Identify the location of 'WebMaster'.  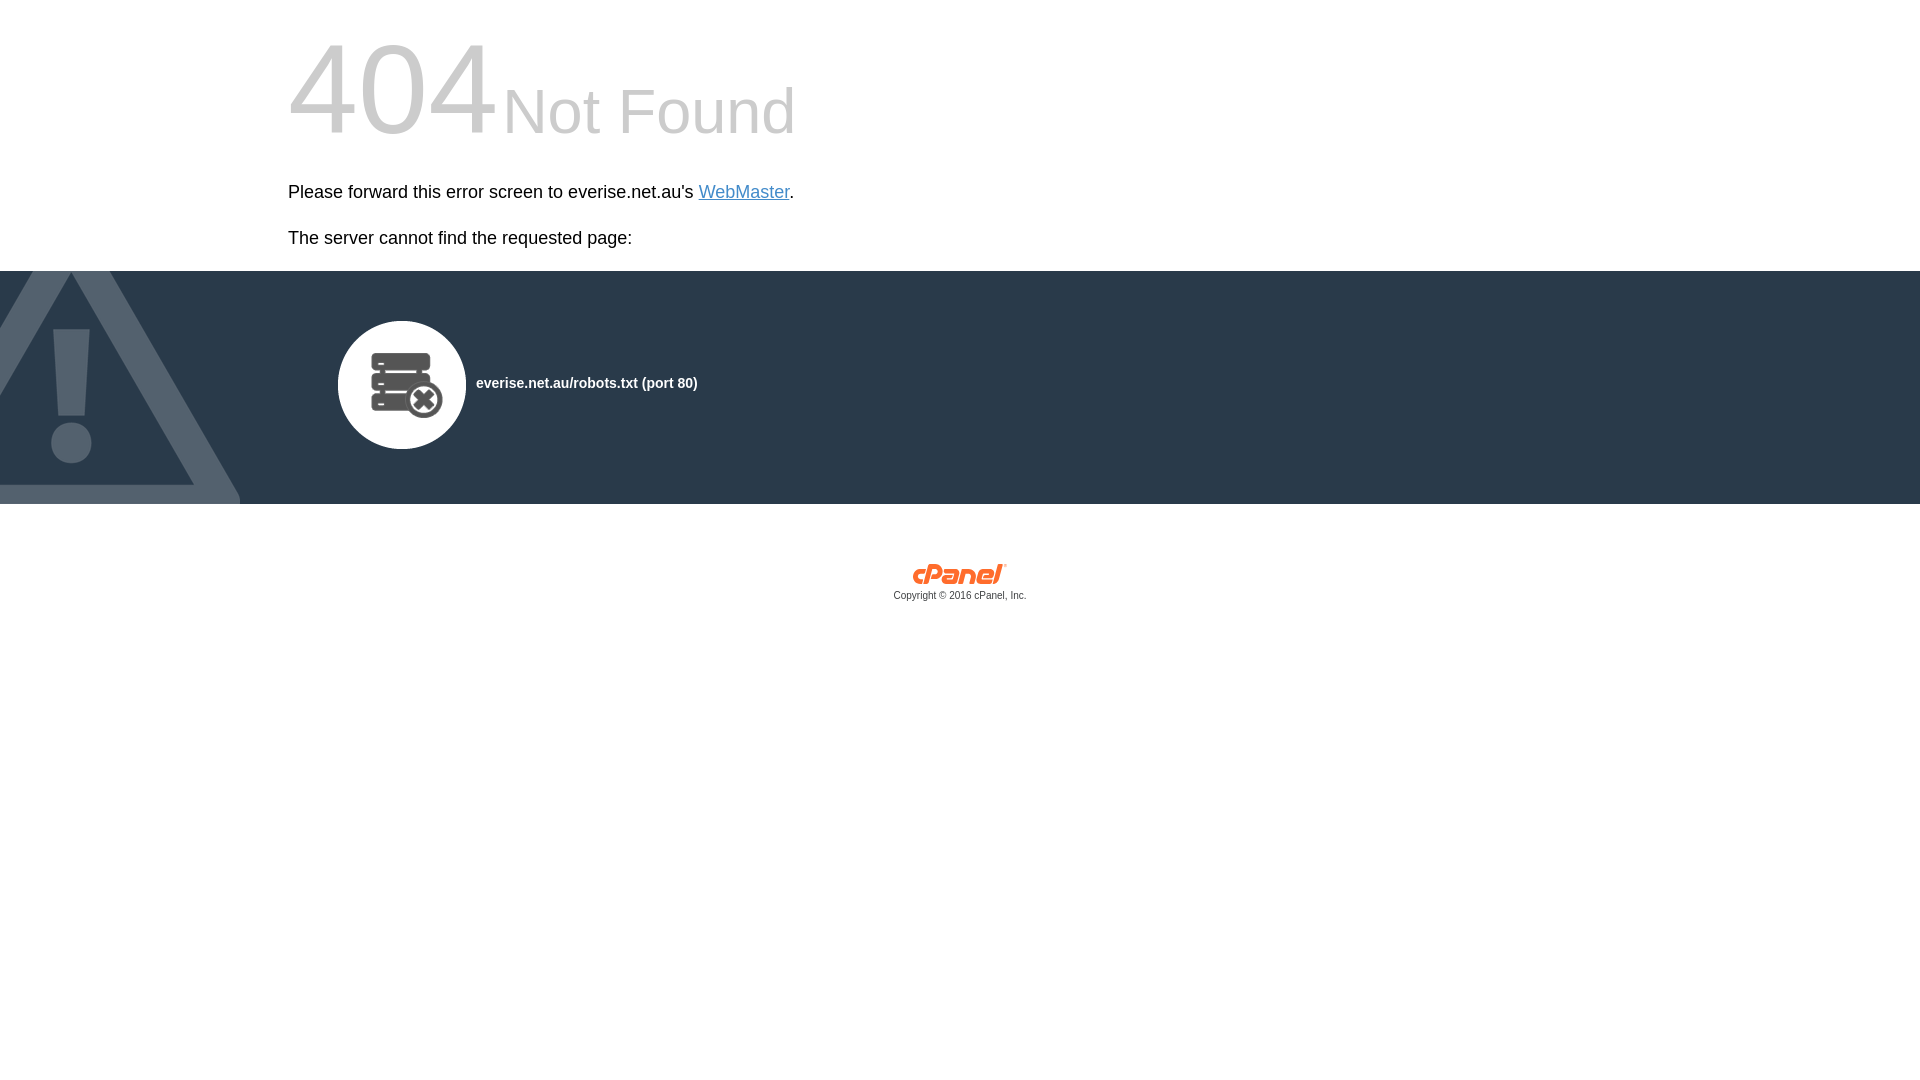
(743, 192).